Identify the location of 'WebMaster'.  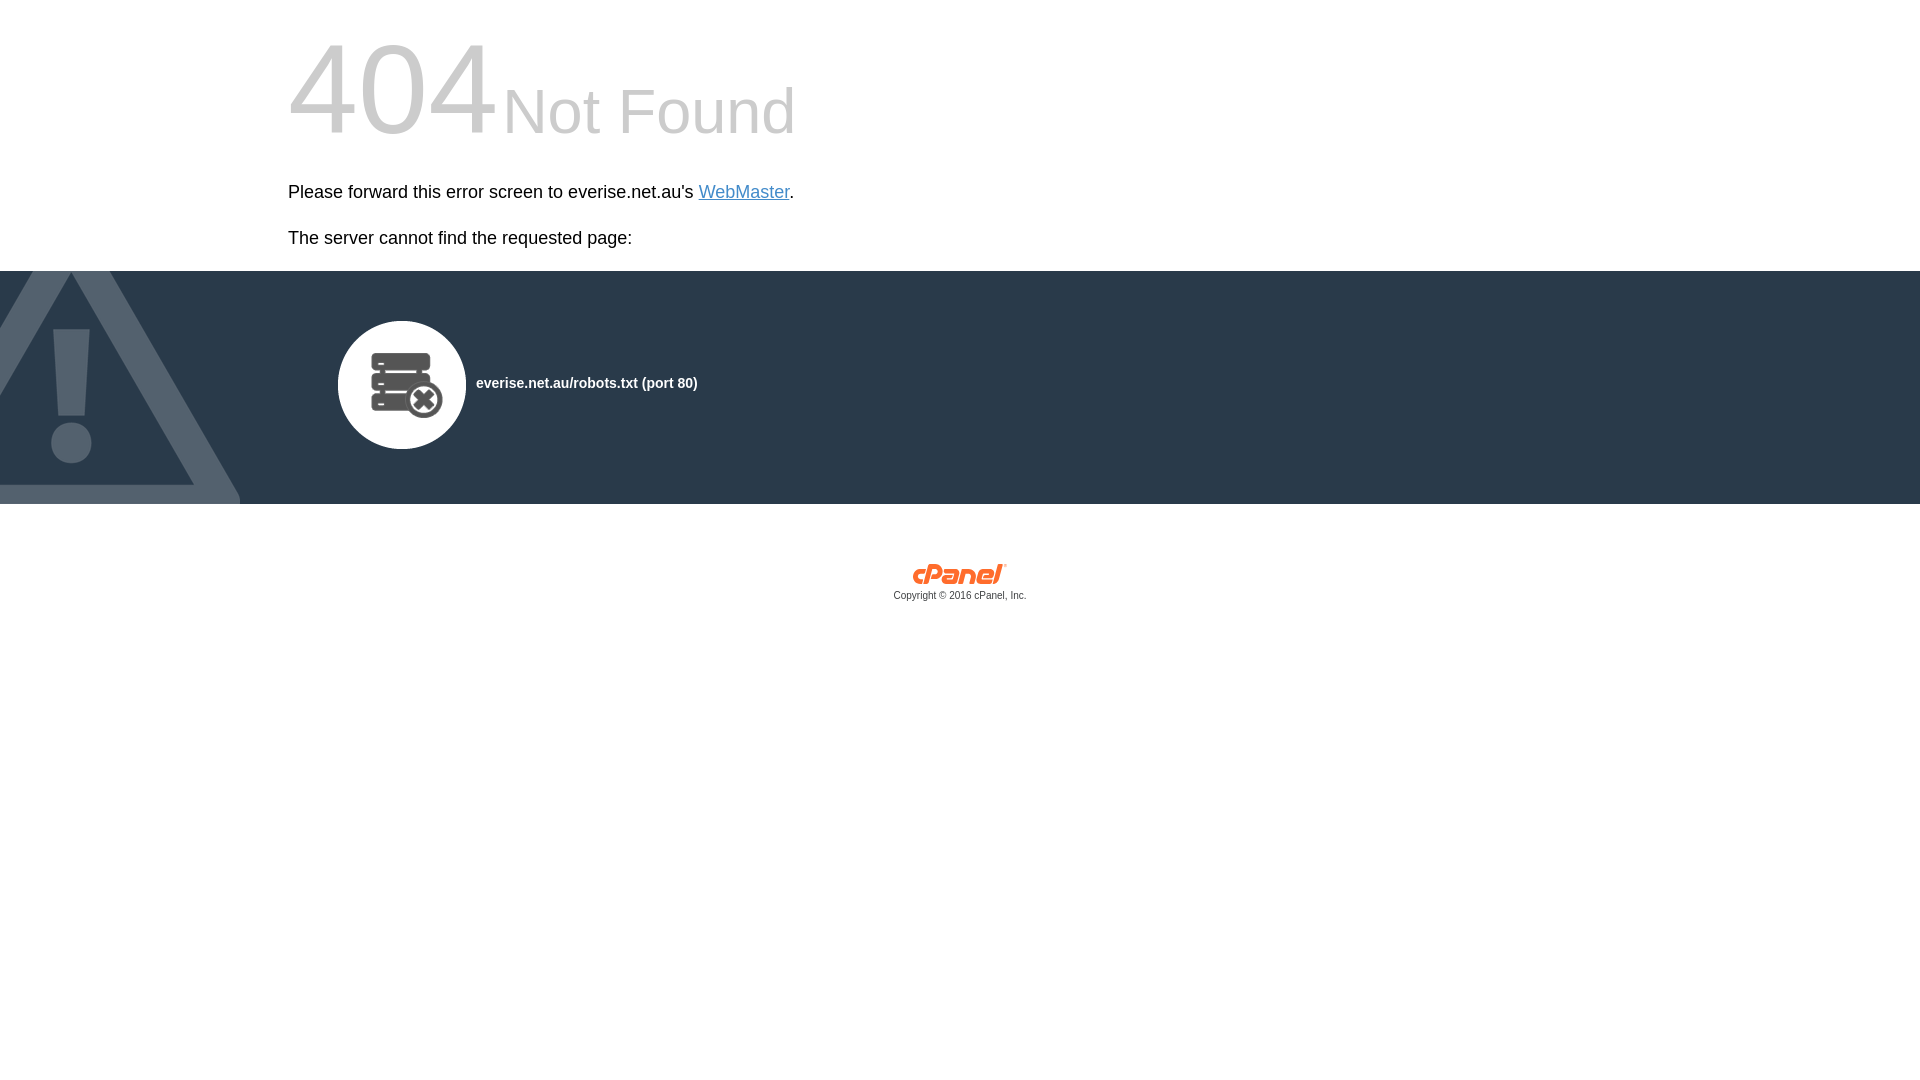
(743, 192).